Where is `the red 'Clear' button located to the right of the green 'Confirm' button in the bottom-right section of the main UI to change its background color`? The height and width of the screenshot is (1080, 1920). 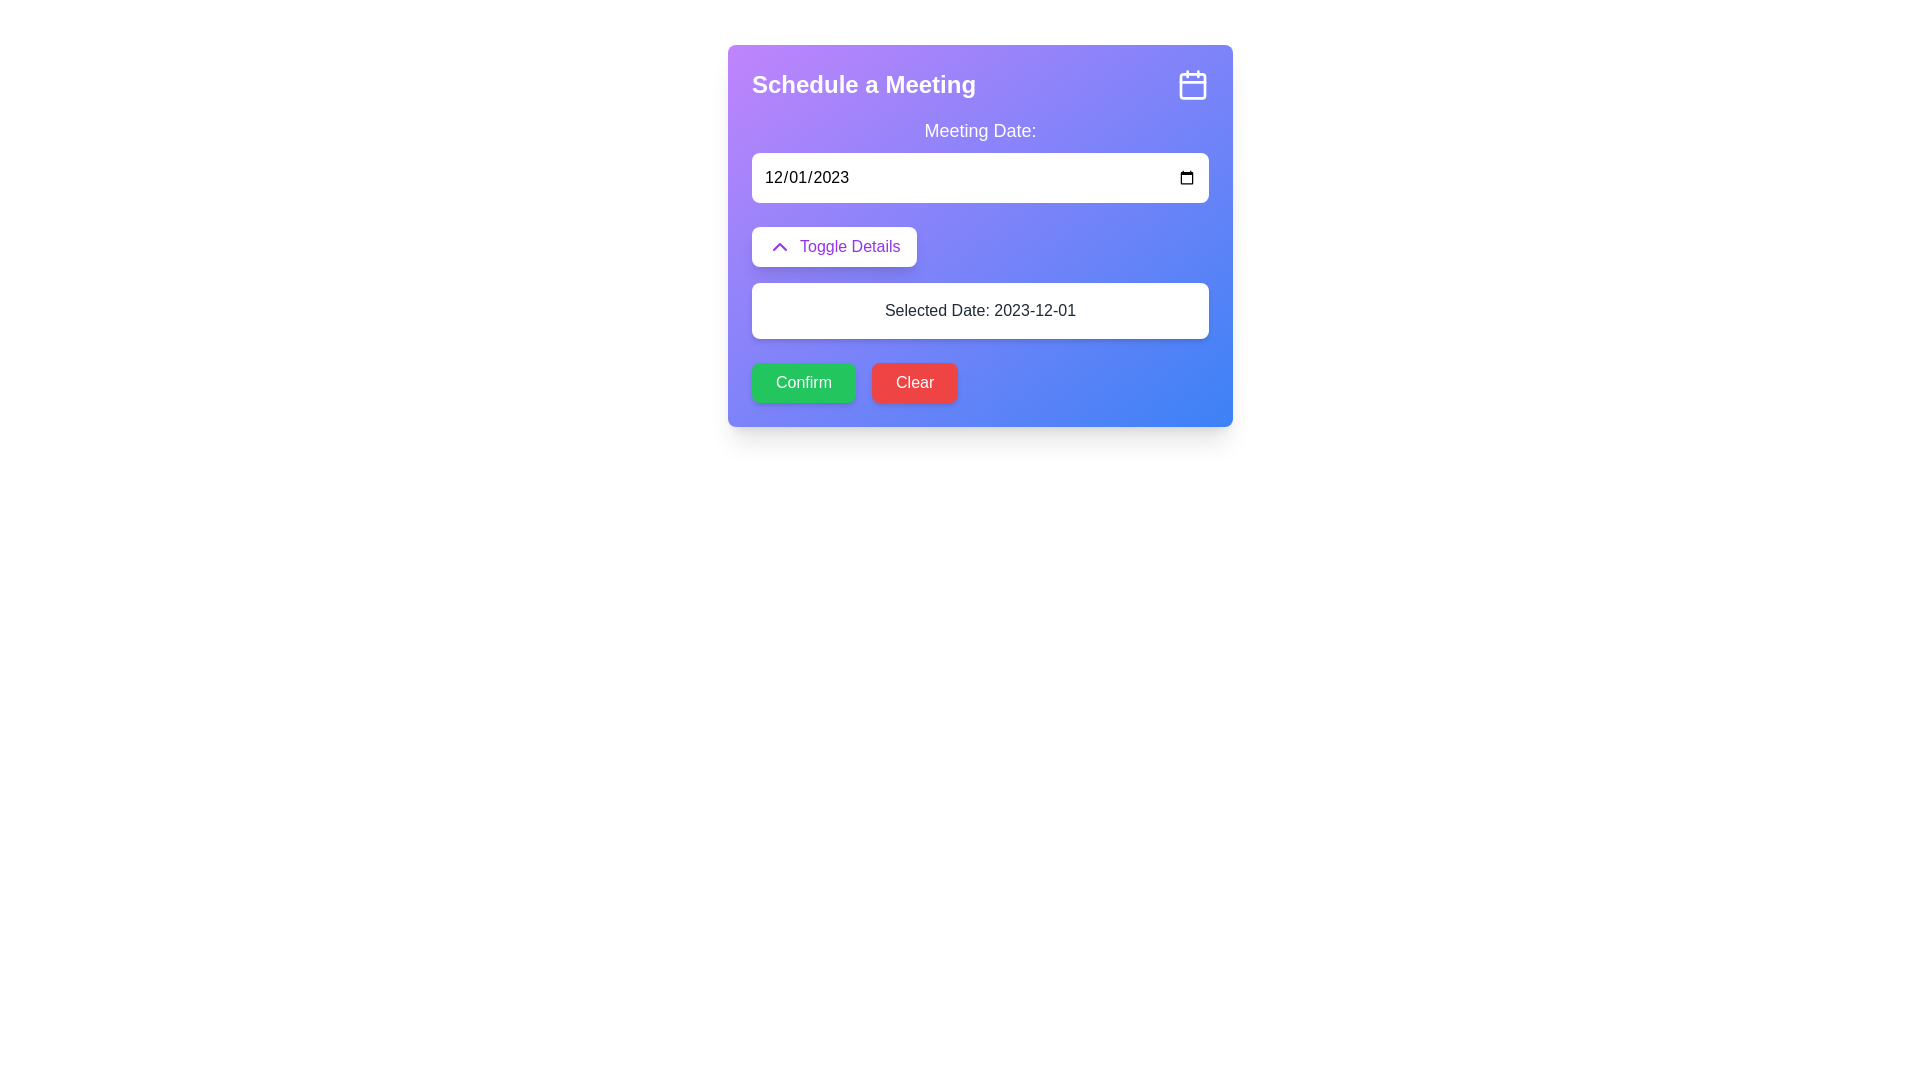 the red 'Clear' button located to the right of the green 'Confirm' button in the bottom-right section of the main UI to change its background color is located at coordinates (914, 382).